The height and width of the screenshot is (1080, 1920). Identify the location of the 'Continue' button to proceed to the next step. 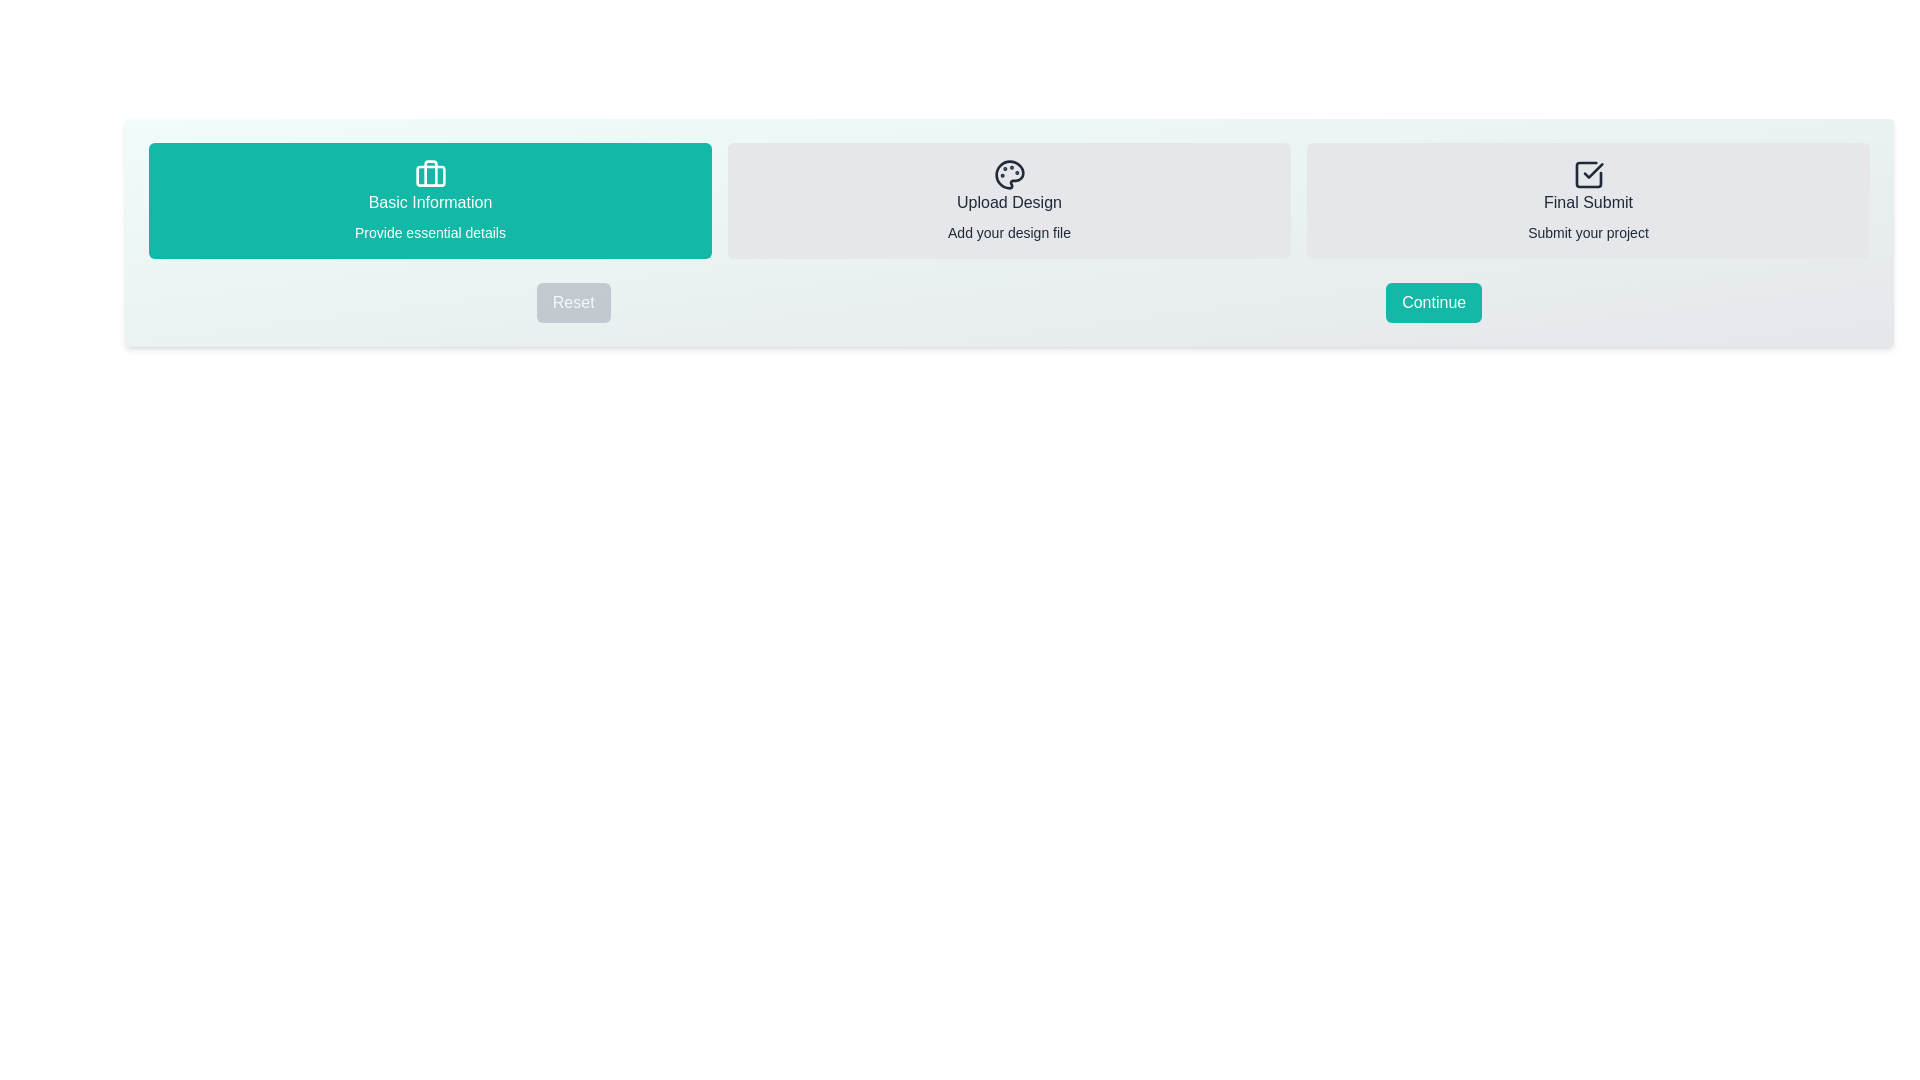
(1433, 303).